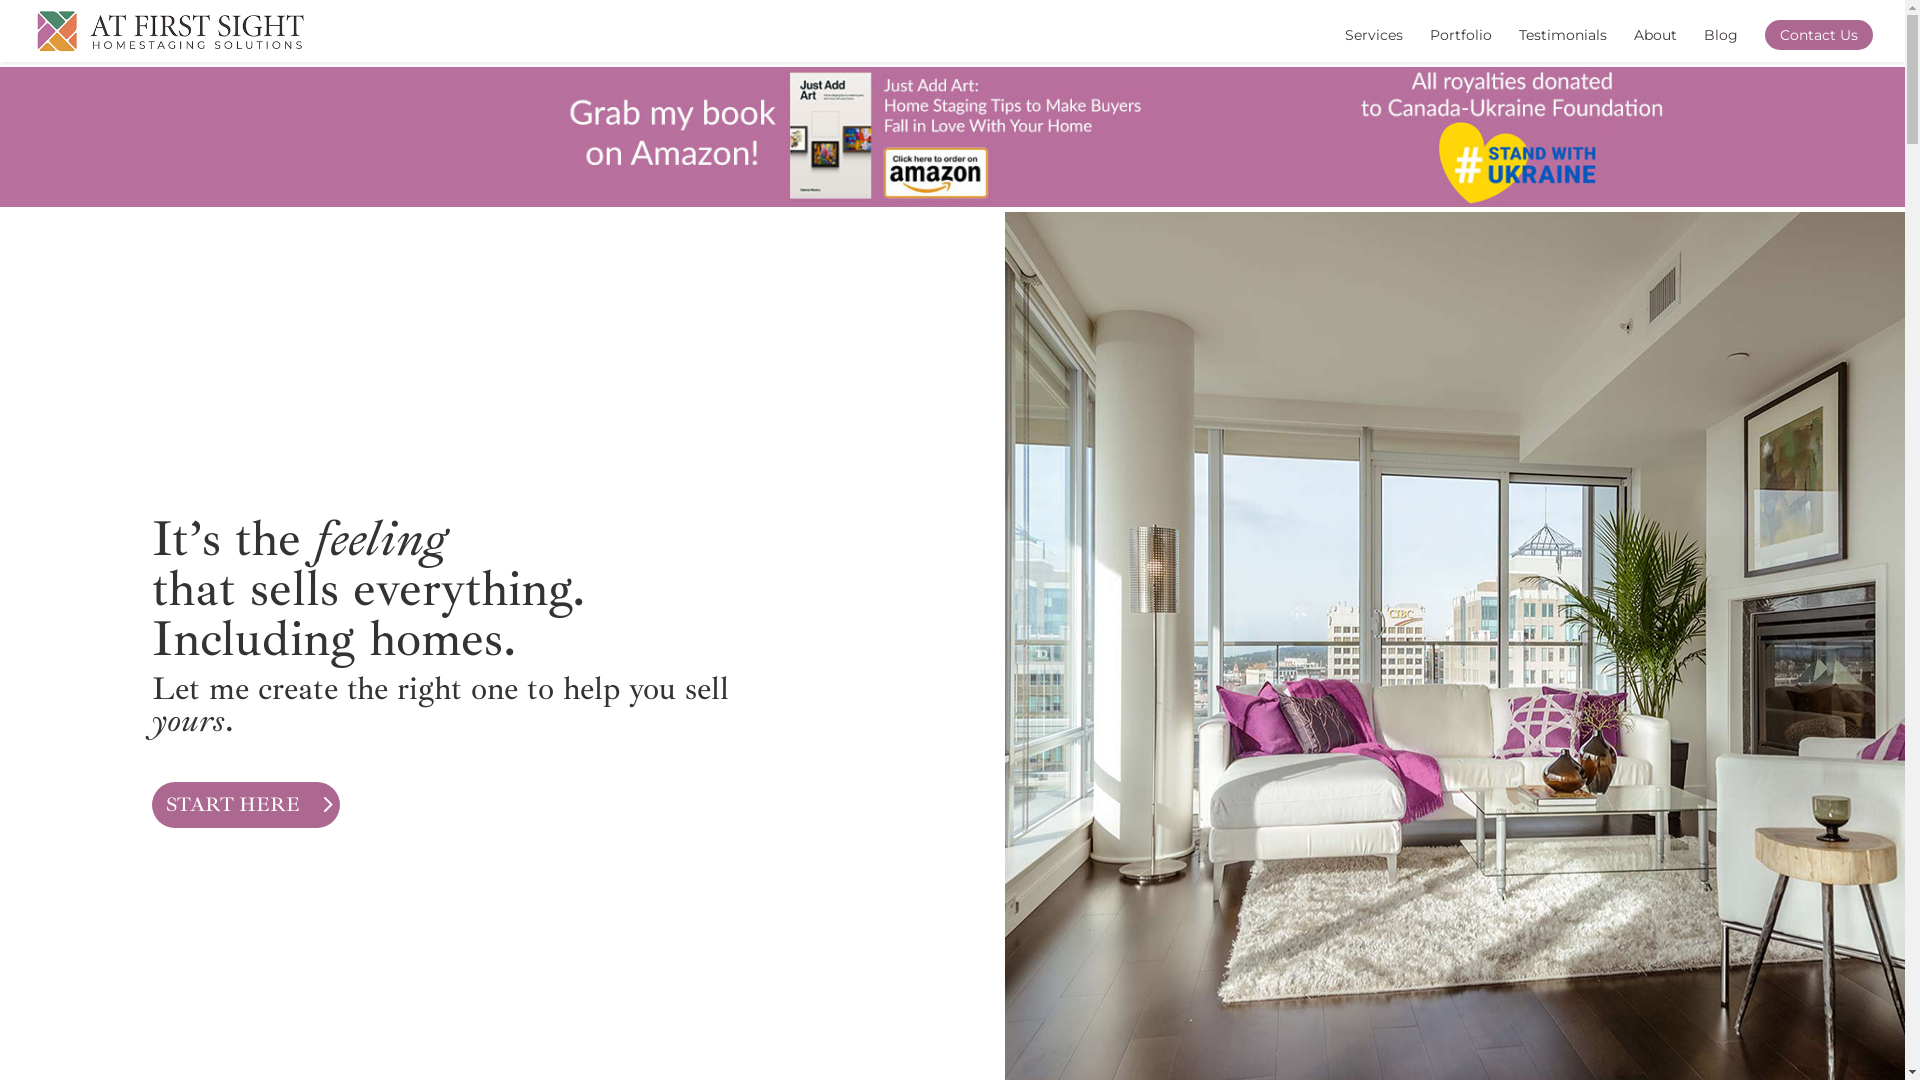 The width and height of the screenshot is (1920, 1080). What do you see at coordinates (1372, 45) in the screenshot?
I see `'Services'` at bounding box center [1372, 45].